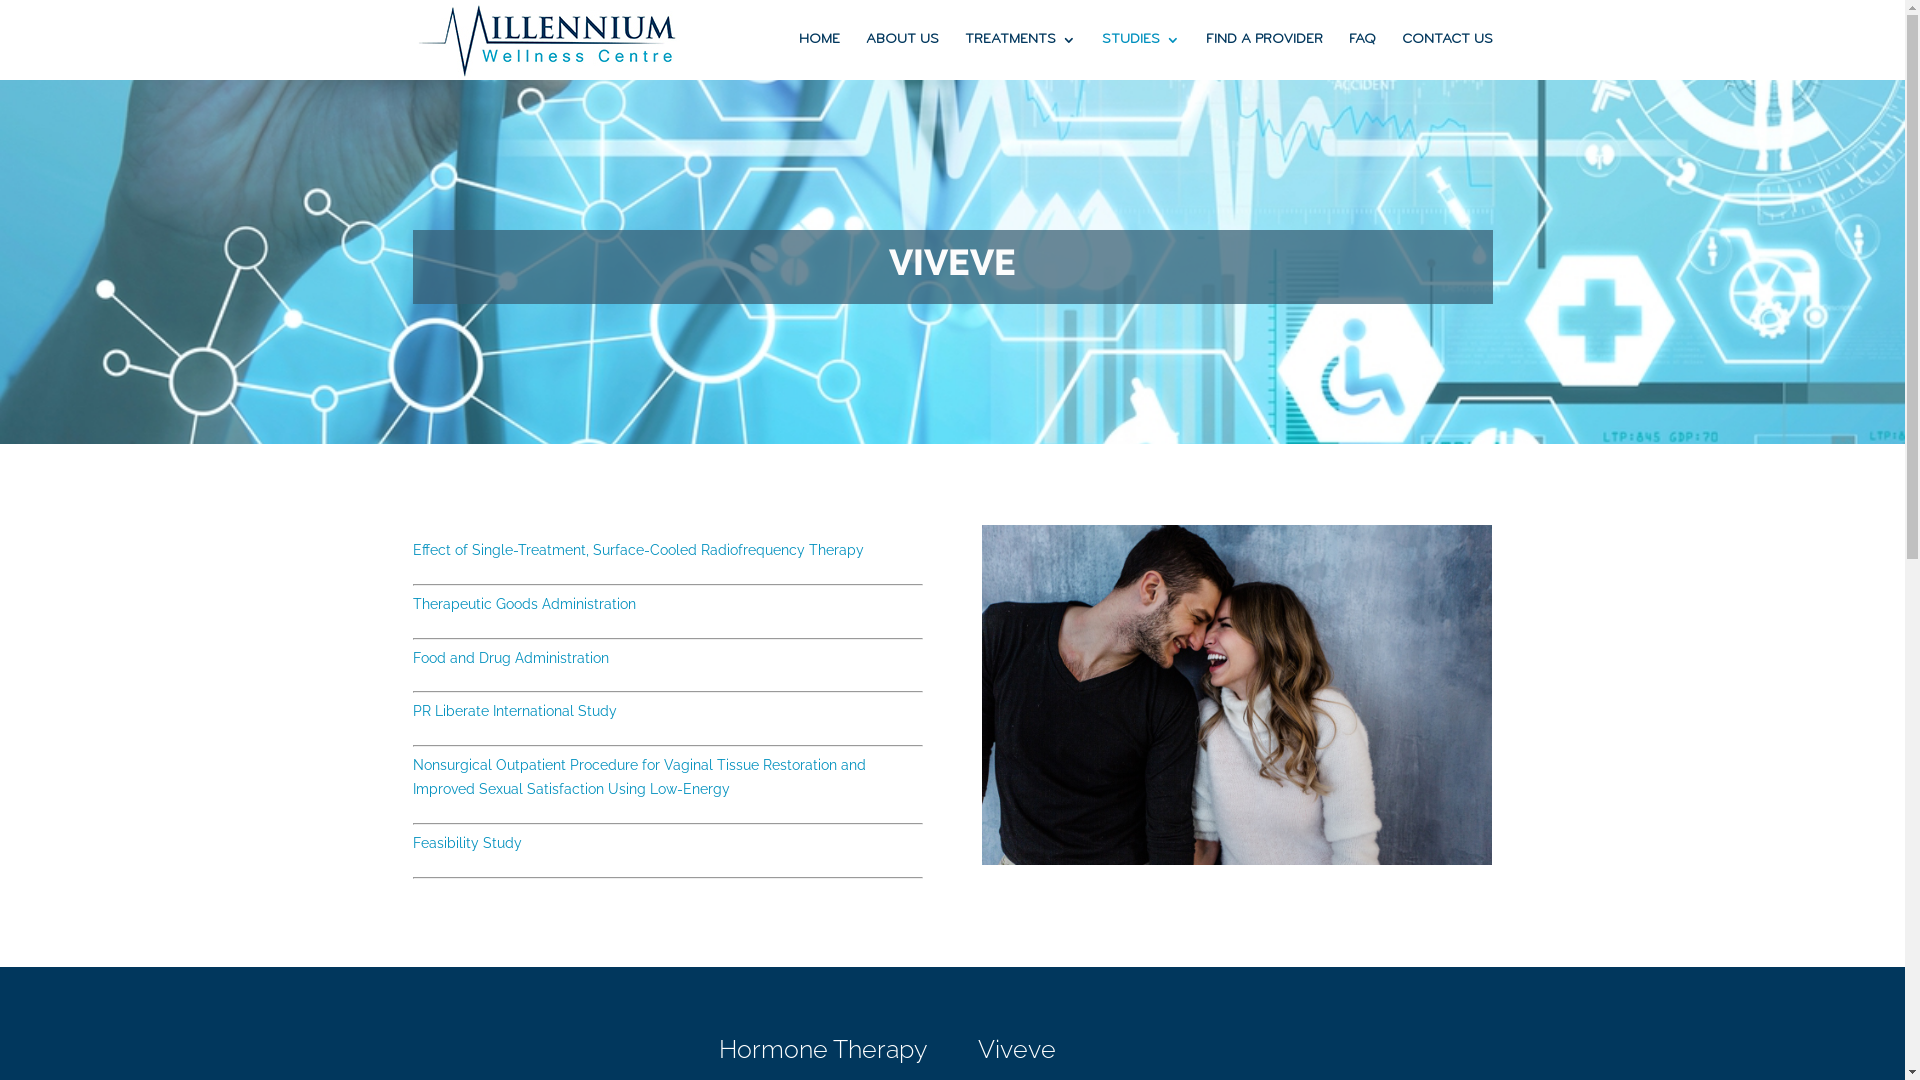  Describe the element at coordinates (865, 55) in the screenshot. I see `'ABOUT US'` at that location.